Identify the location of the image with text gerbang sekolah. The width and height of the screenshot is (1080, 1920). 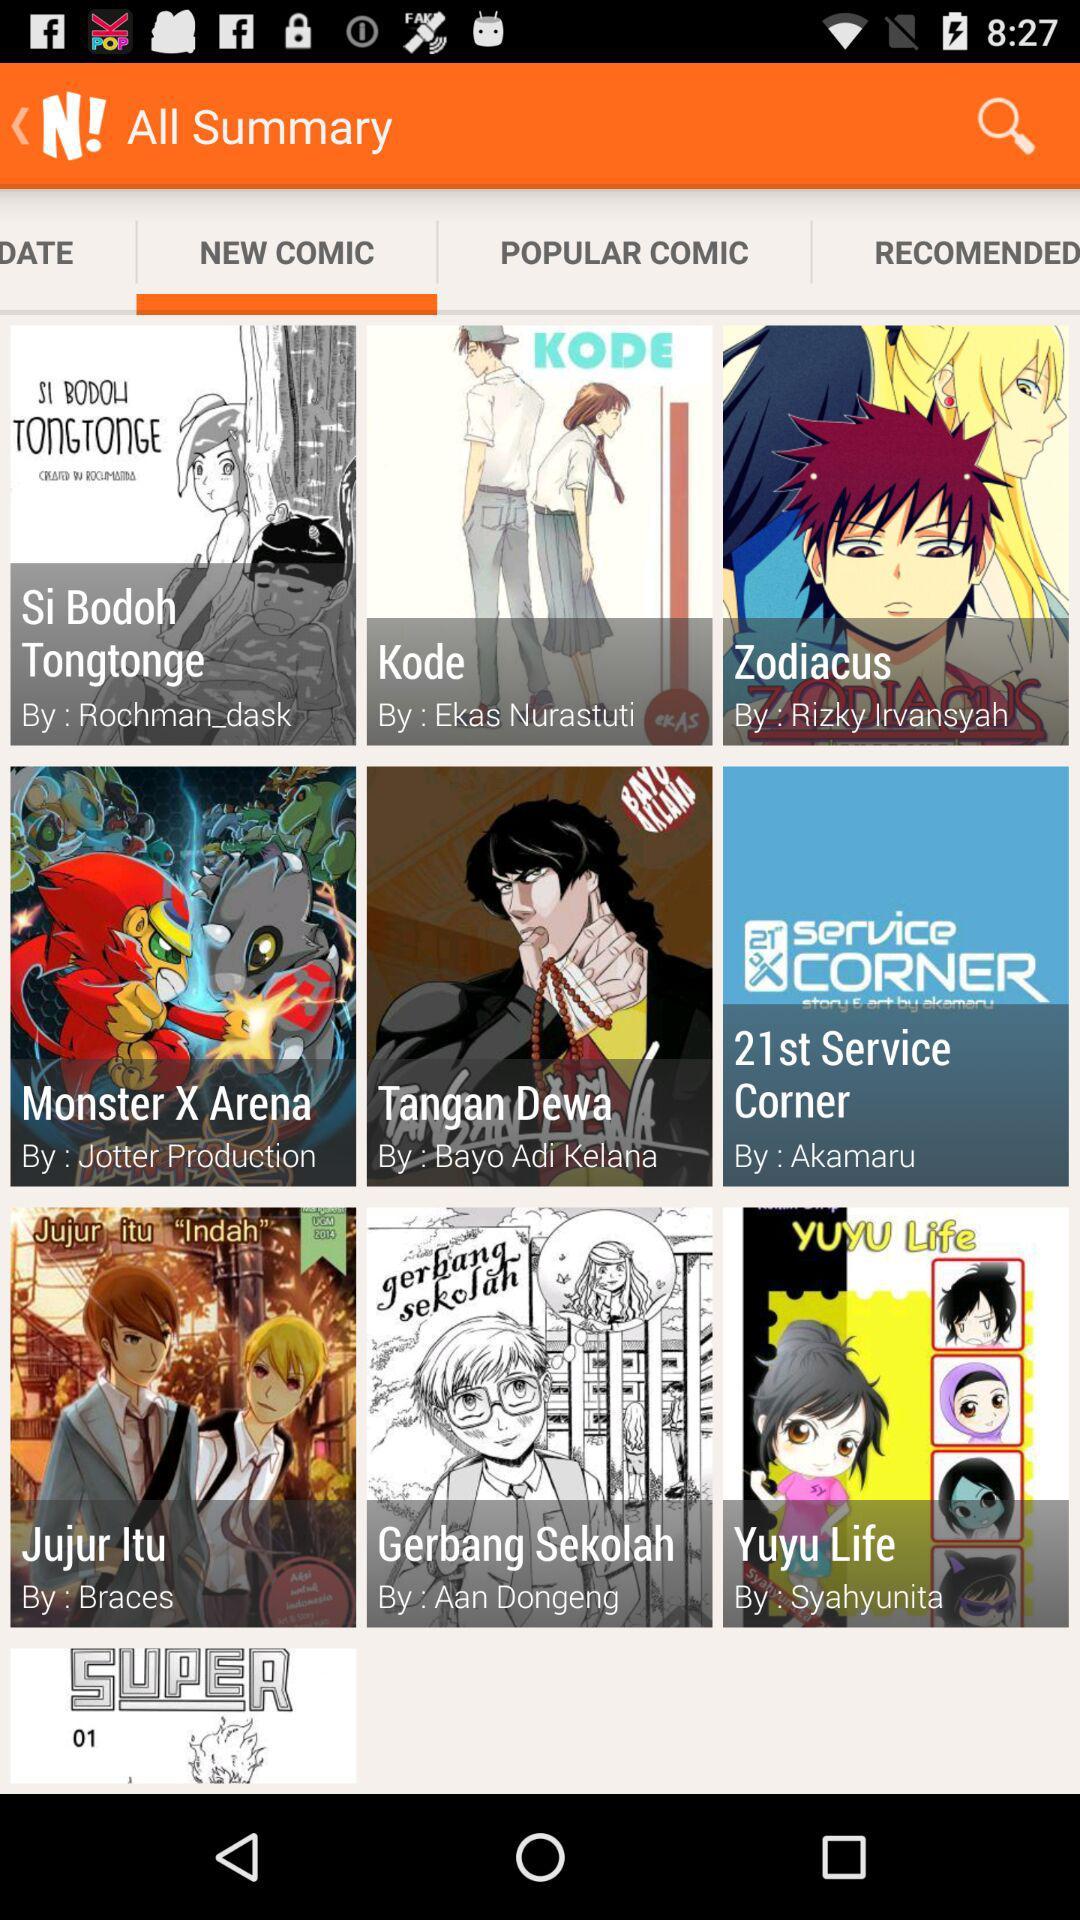
(540, 1416).